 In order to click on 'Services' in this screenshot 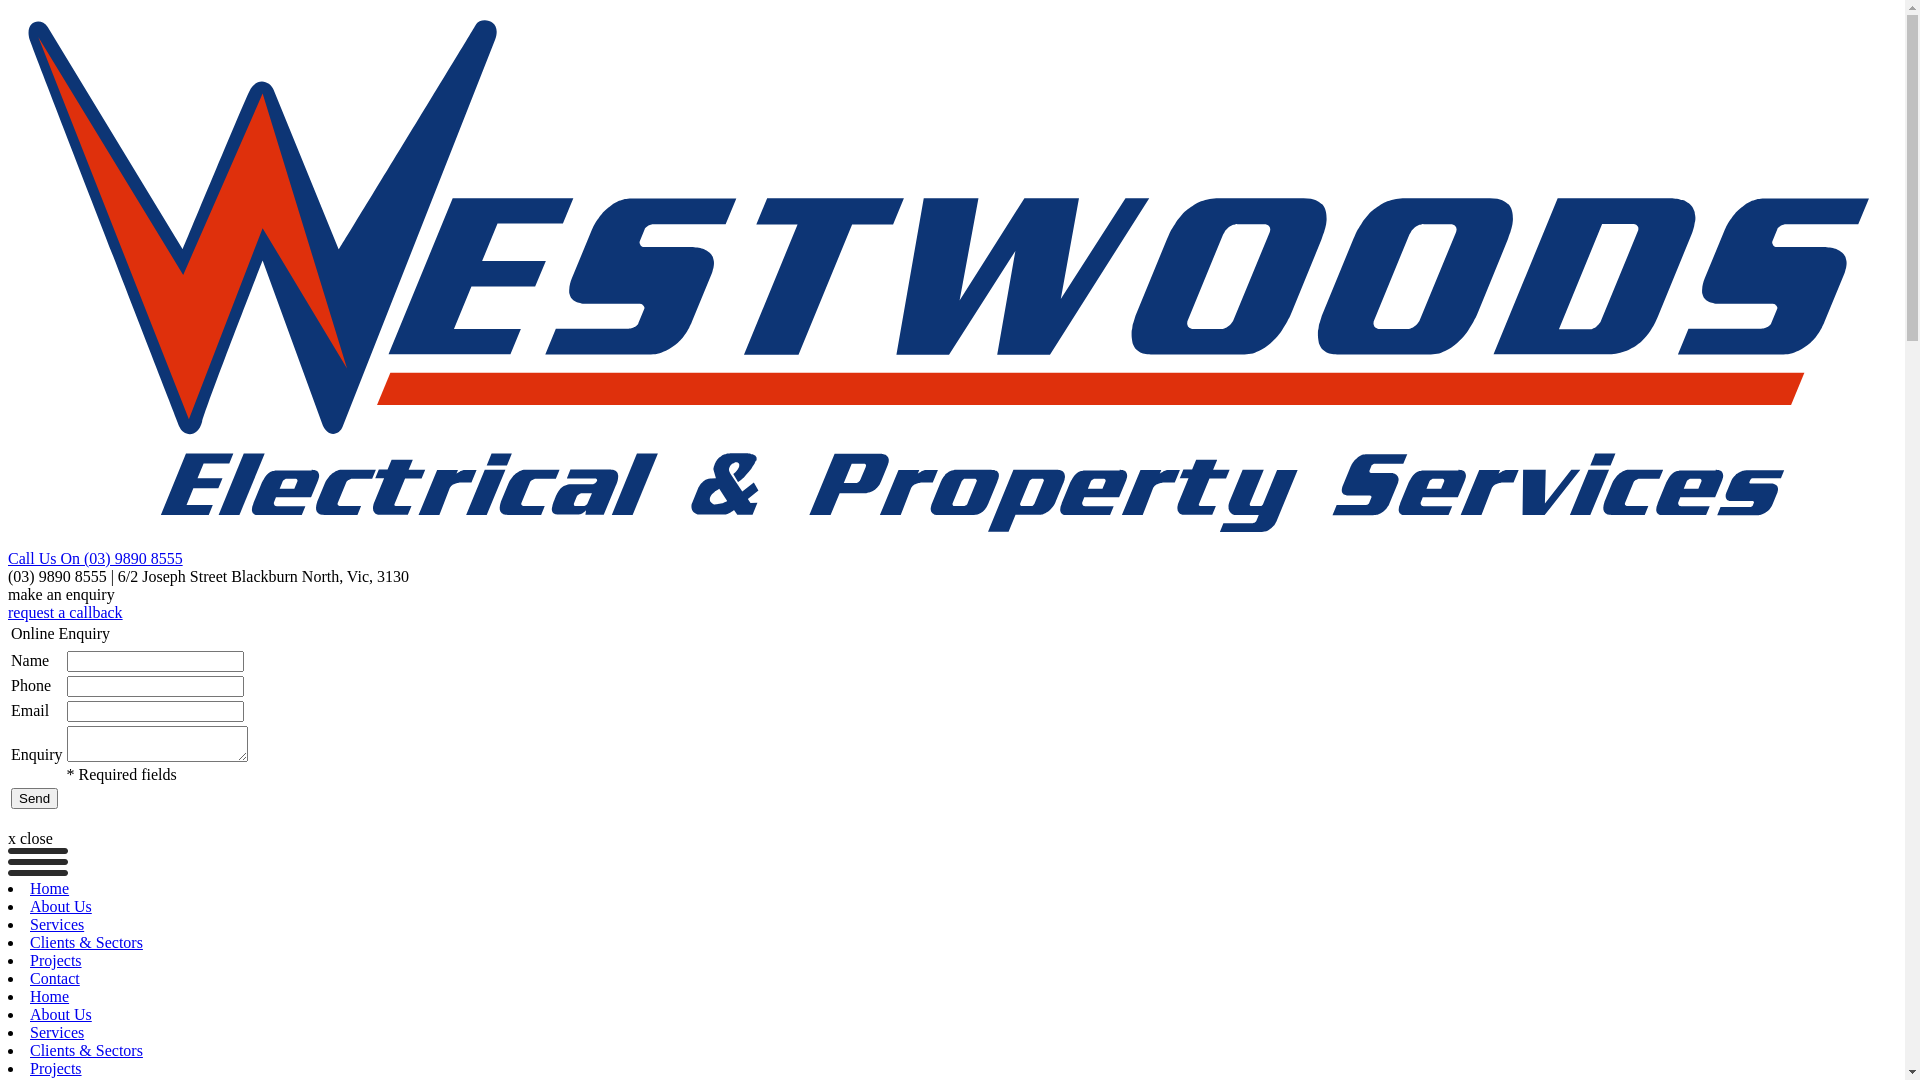, I will do `click(57, 1032)`.